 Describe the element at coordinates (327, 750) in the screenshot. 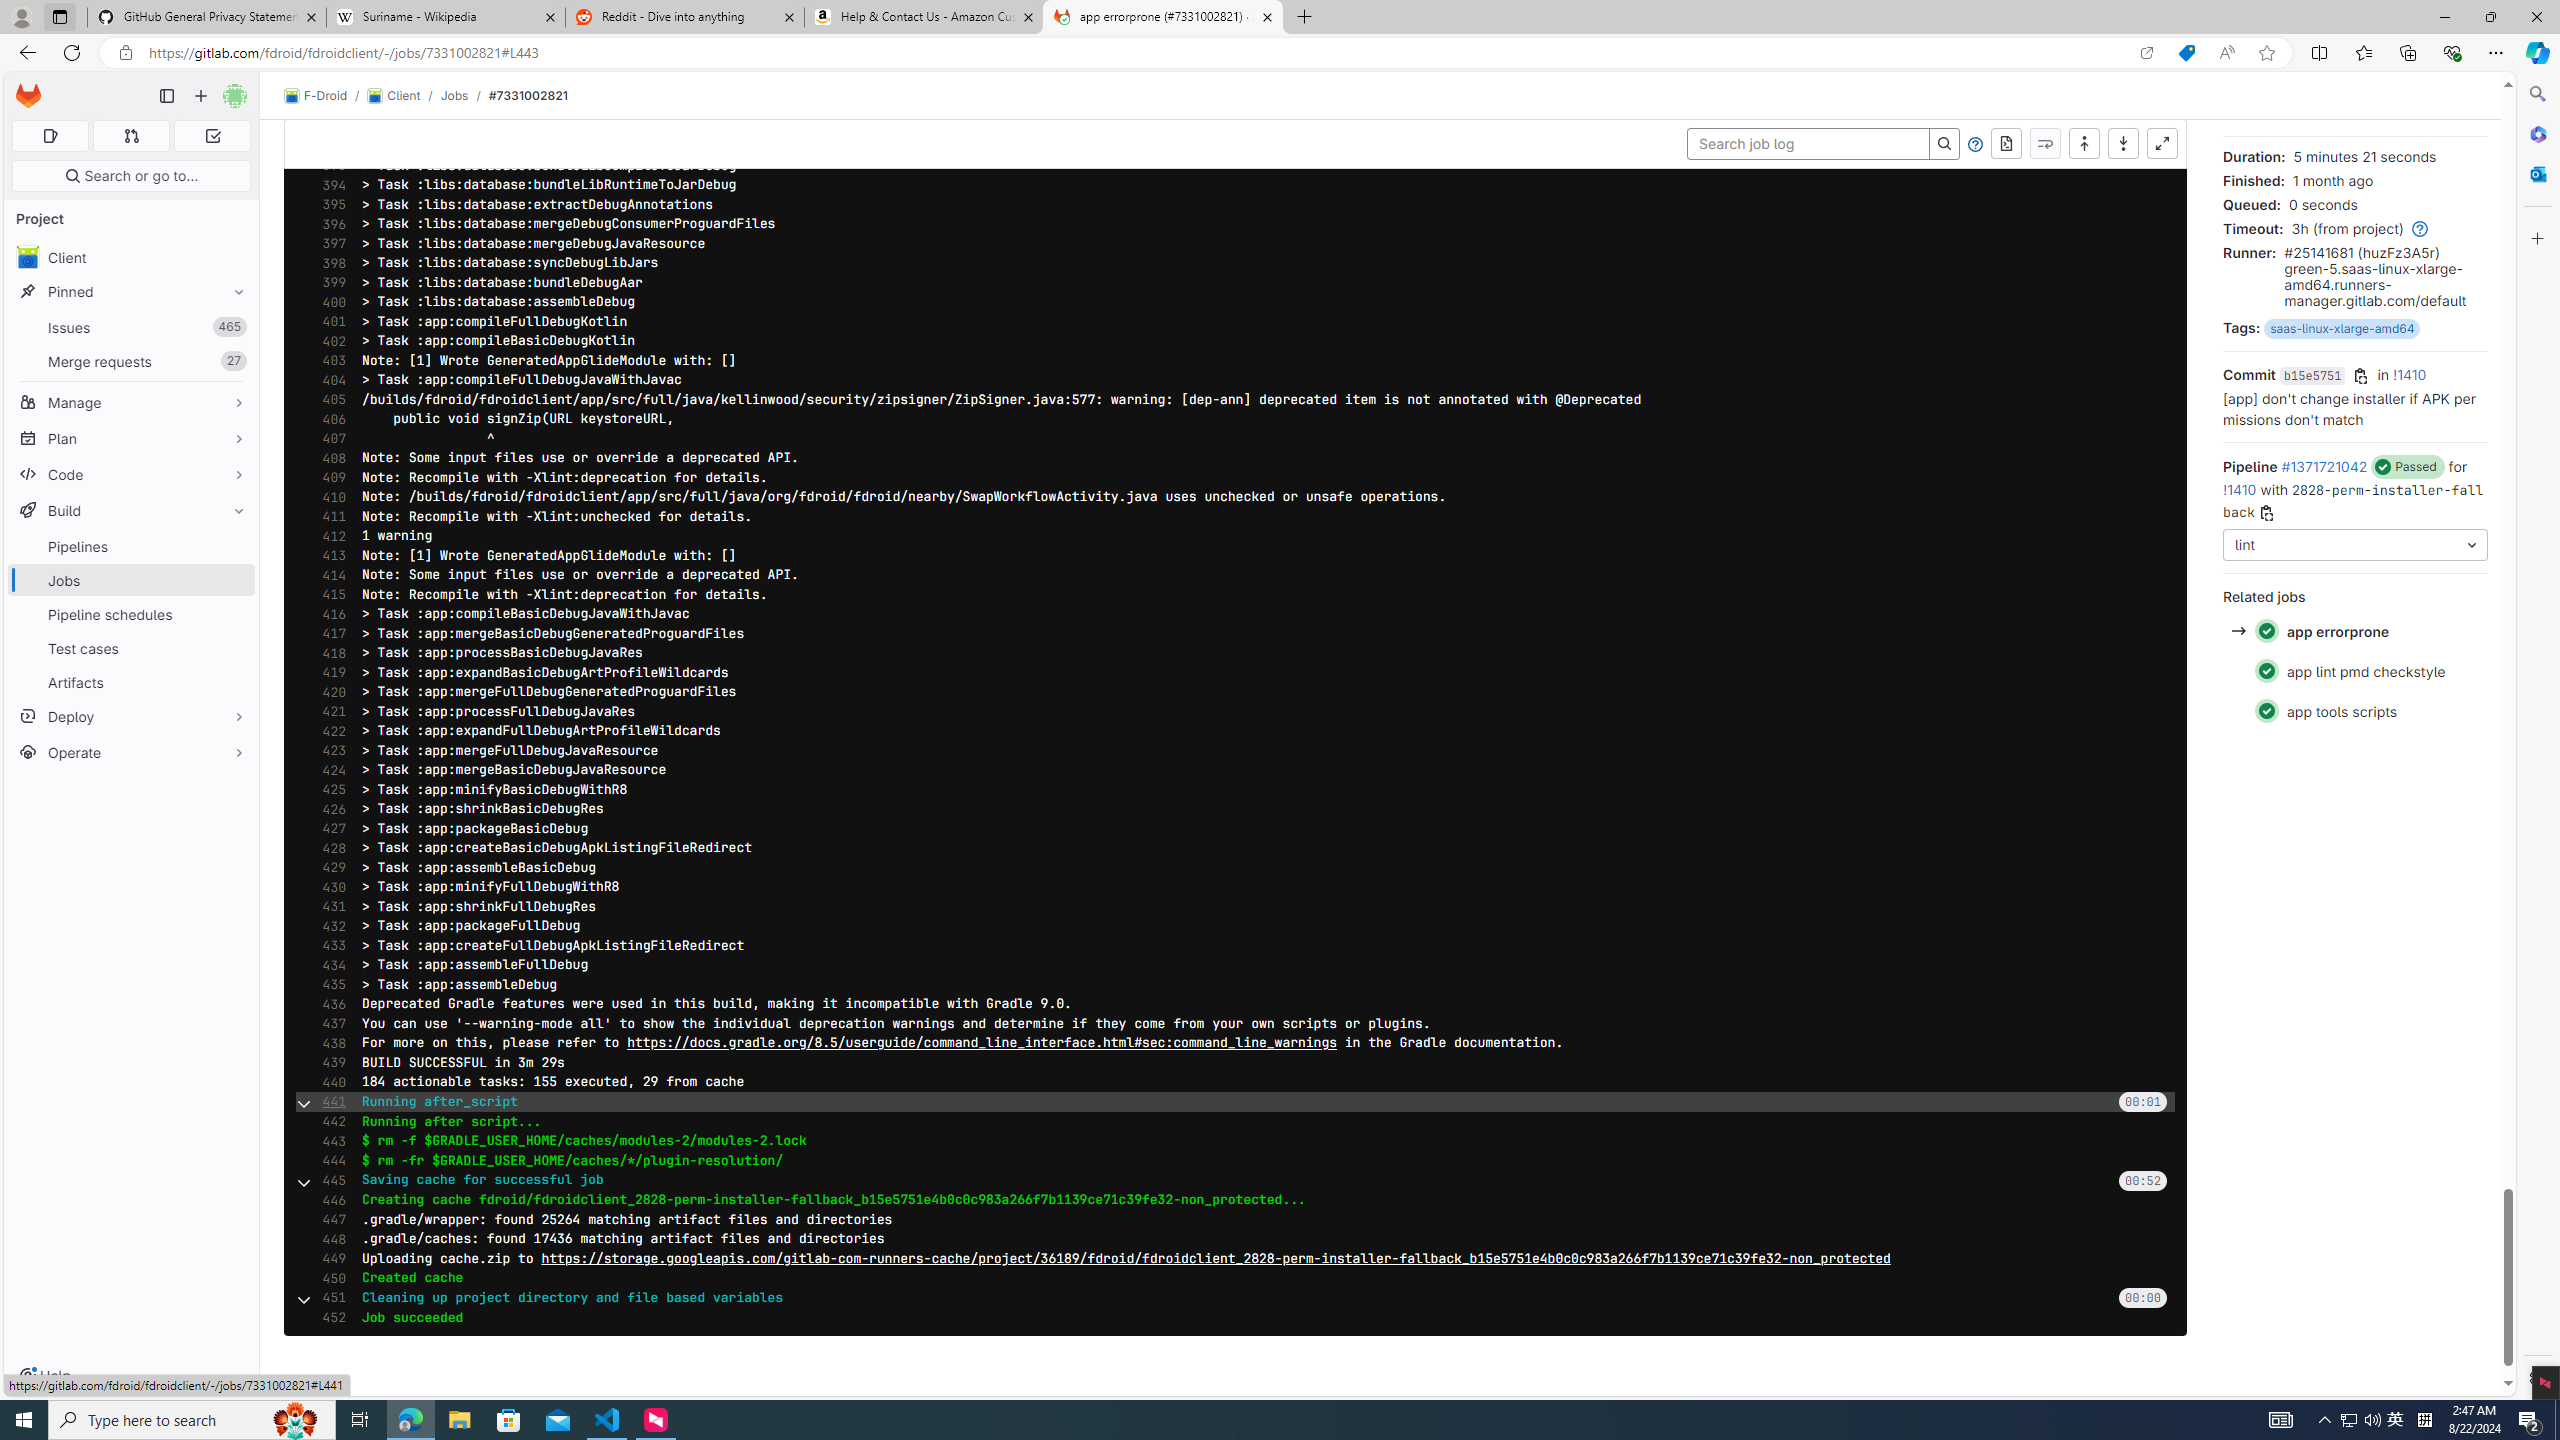

I see `'423'` at that location.